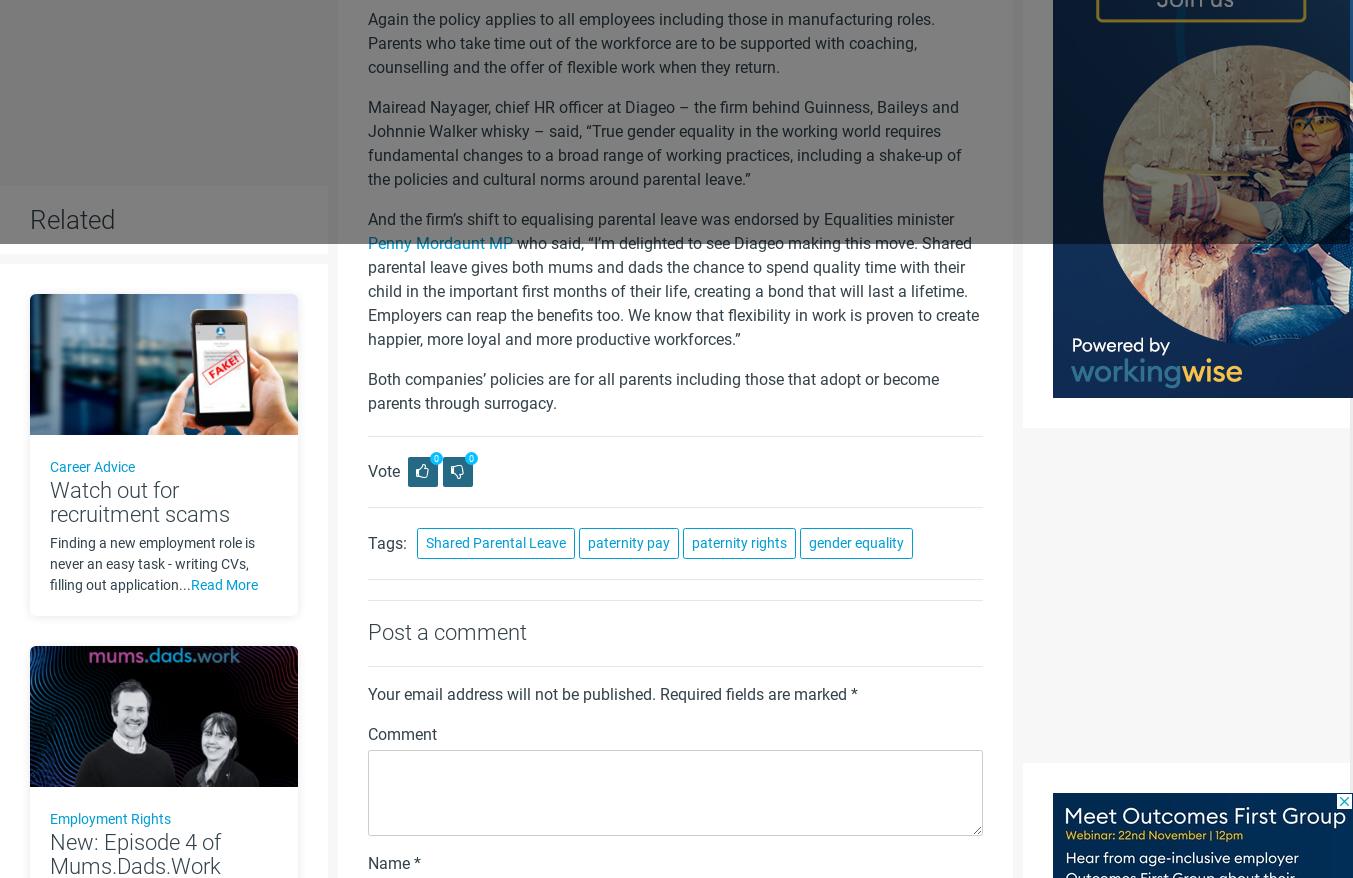 The height and width of the screenshot is (878, 1353). Describe the element at coordinates (140, 501) in the screenshot. I see `'Watch out for recruitment scams'` at that location.